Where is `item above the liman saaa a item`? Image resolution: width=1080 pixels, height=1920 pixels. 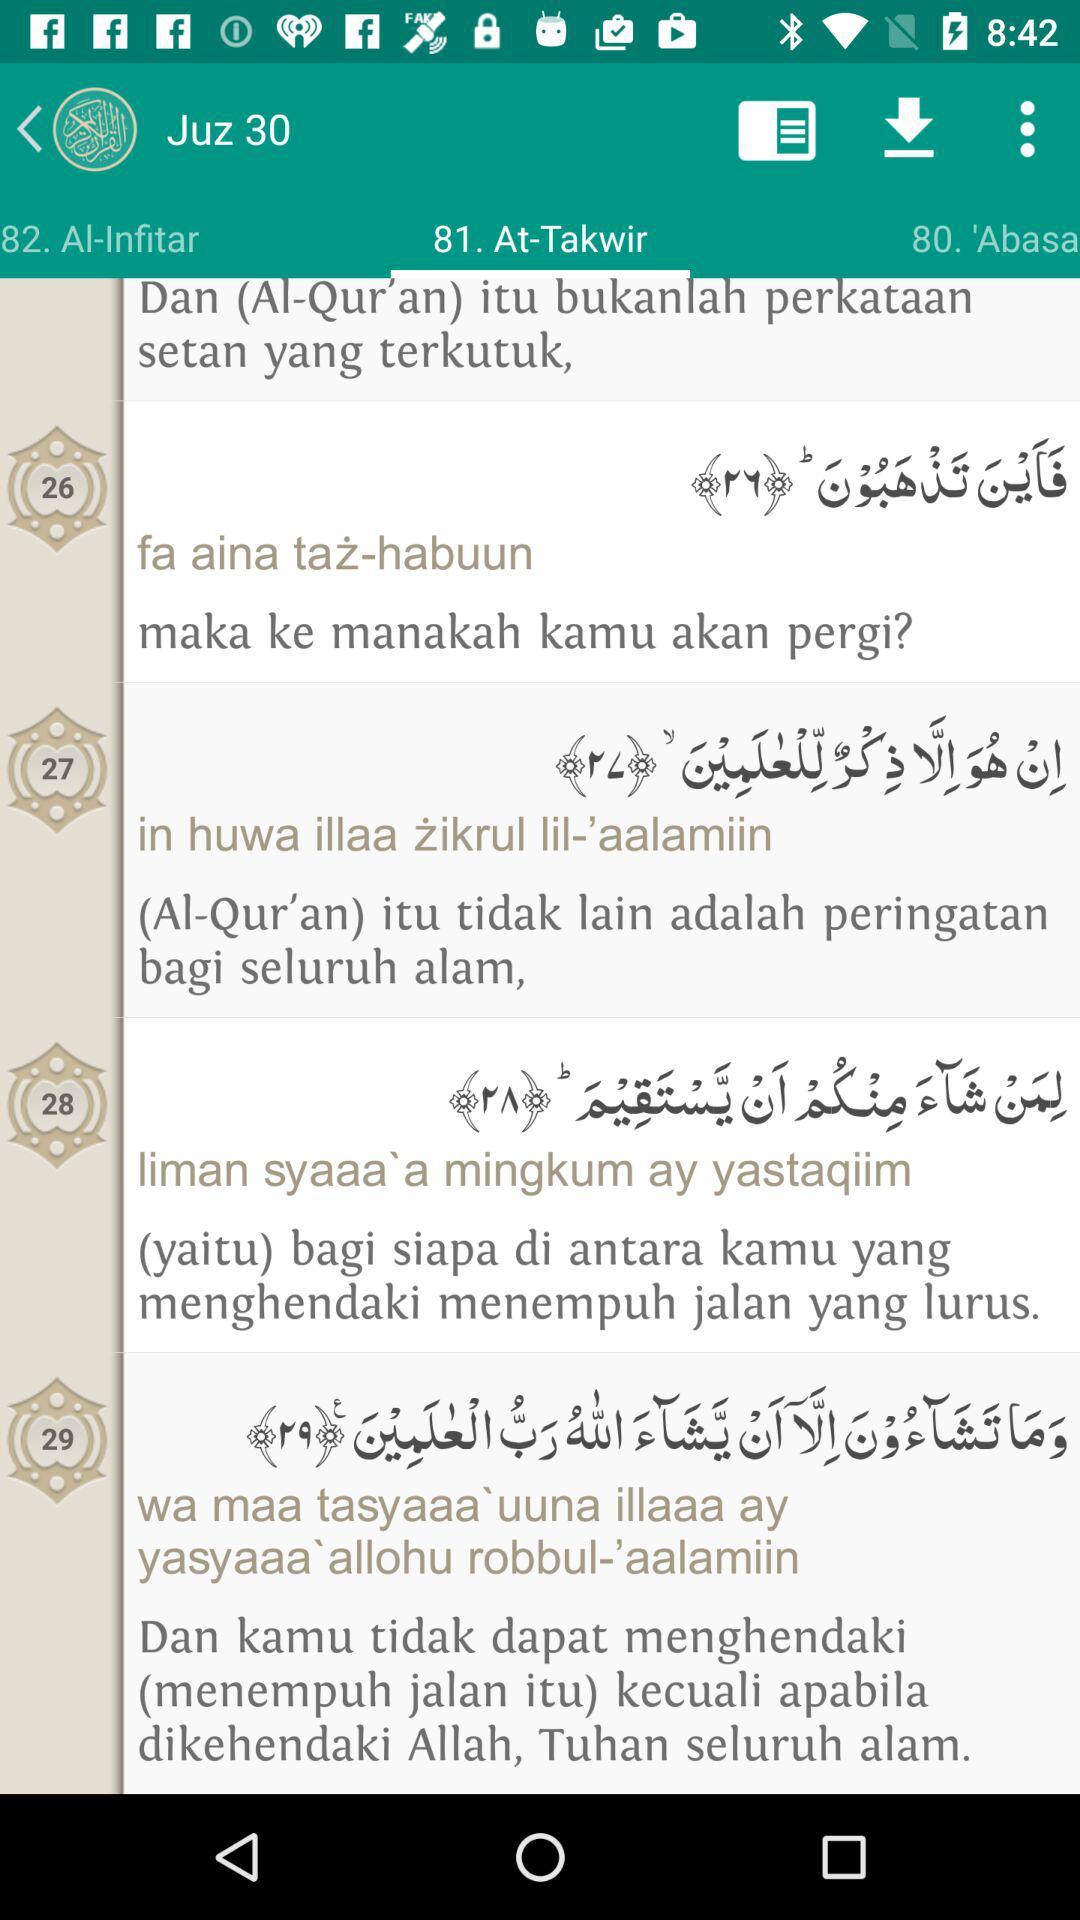
item above the liman saaa a item is located at coordinates (600, 1089).